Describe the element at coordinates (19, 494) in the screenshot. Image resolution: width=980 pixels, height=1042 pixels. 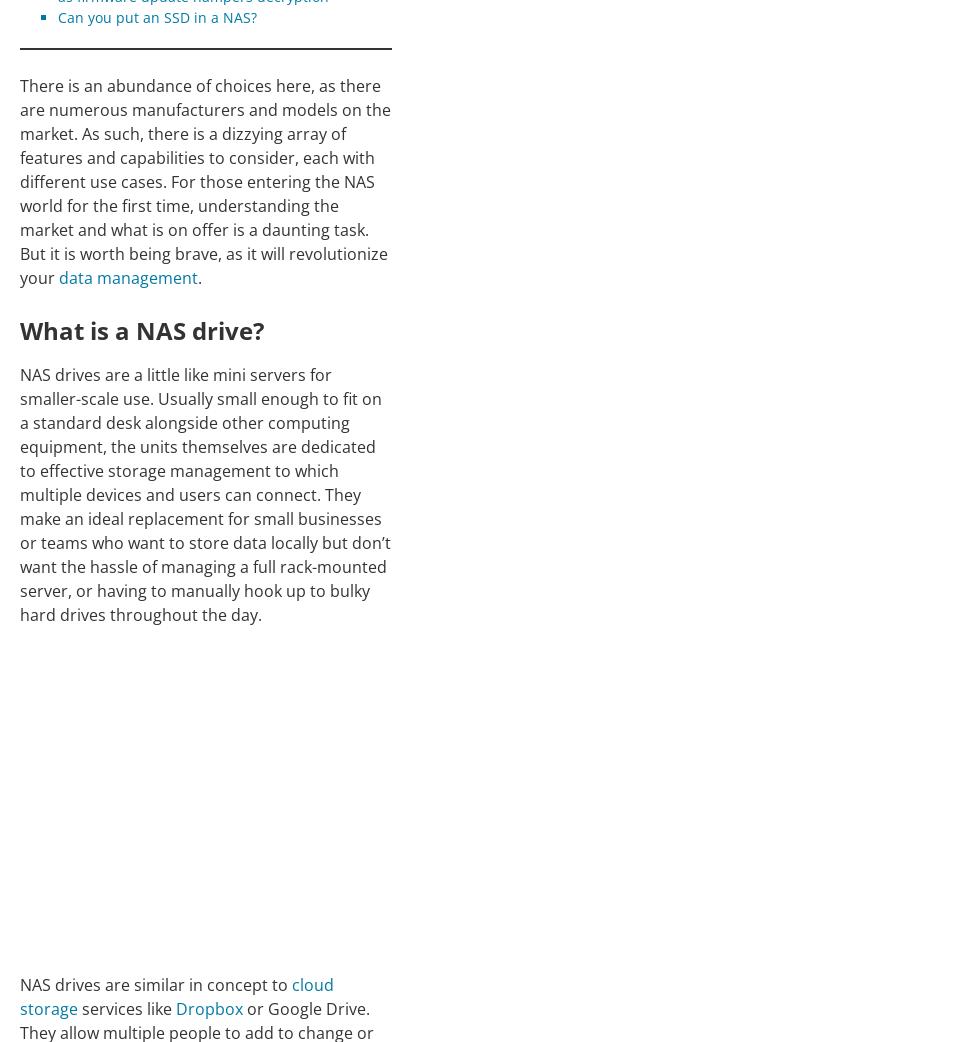
I see `'NAS drives are a little like mini servers for smaller-scale use. Usually small enough to fit on a standard desk alongside other computing equipment, the units themselves are dedicated to effective storage management to which multiple devices and users can connect. They make an ideal replacement for small businesses or teams who want to store data locally but don’t want the hassle of managing a full rack-mounted server, or having to manually hook up to bulky hard drives throughout the day.'` at that location.